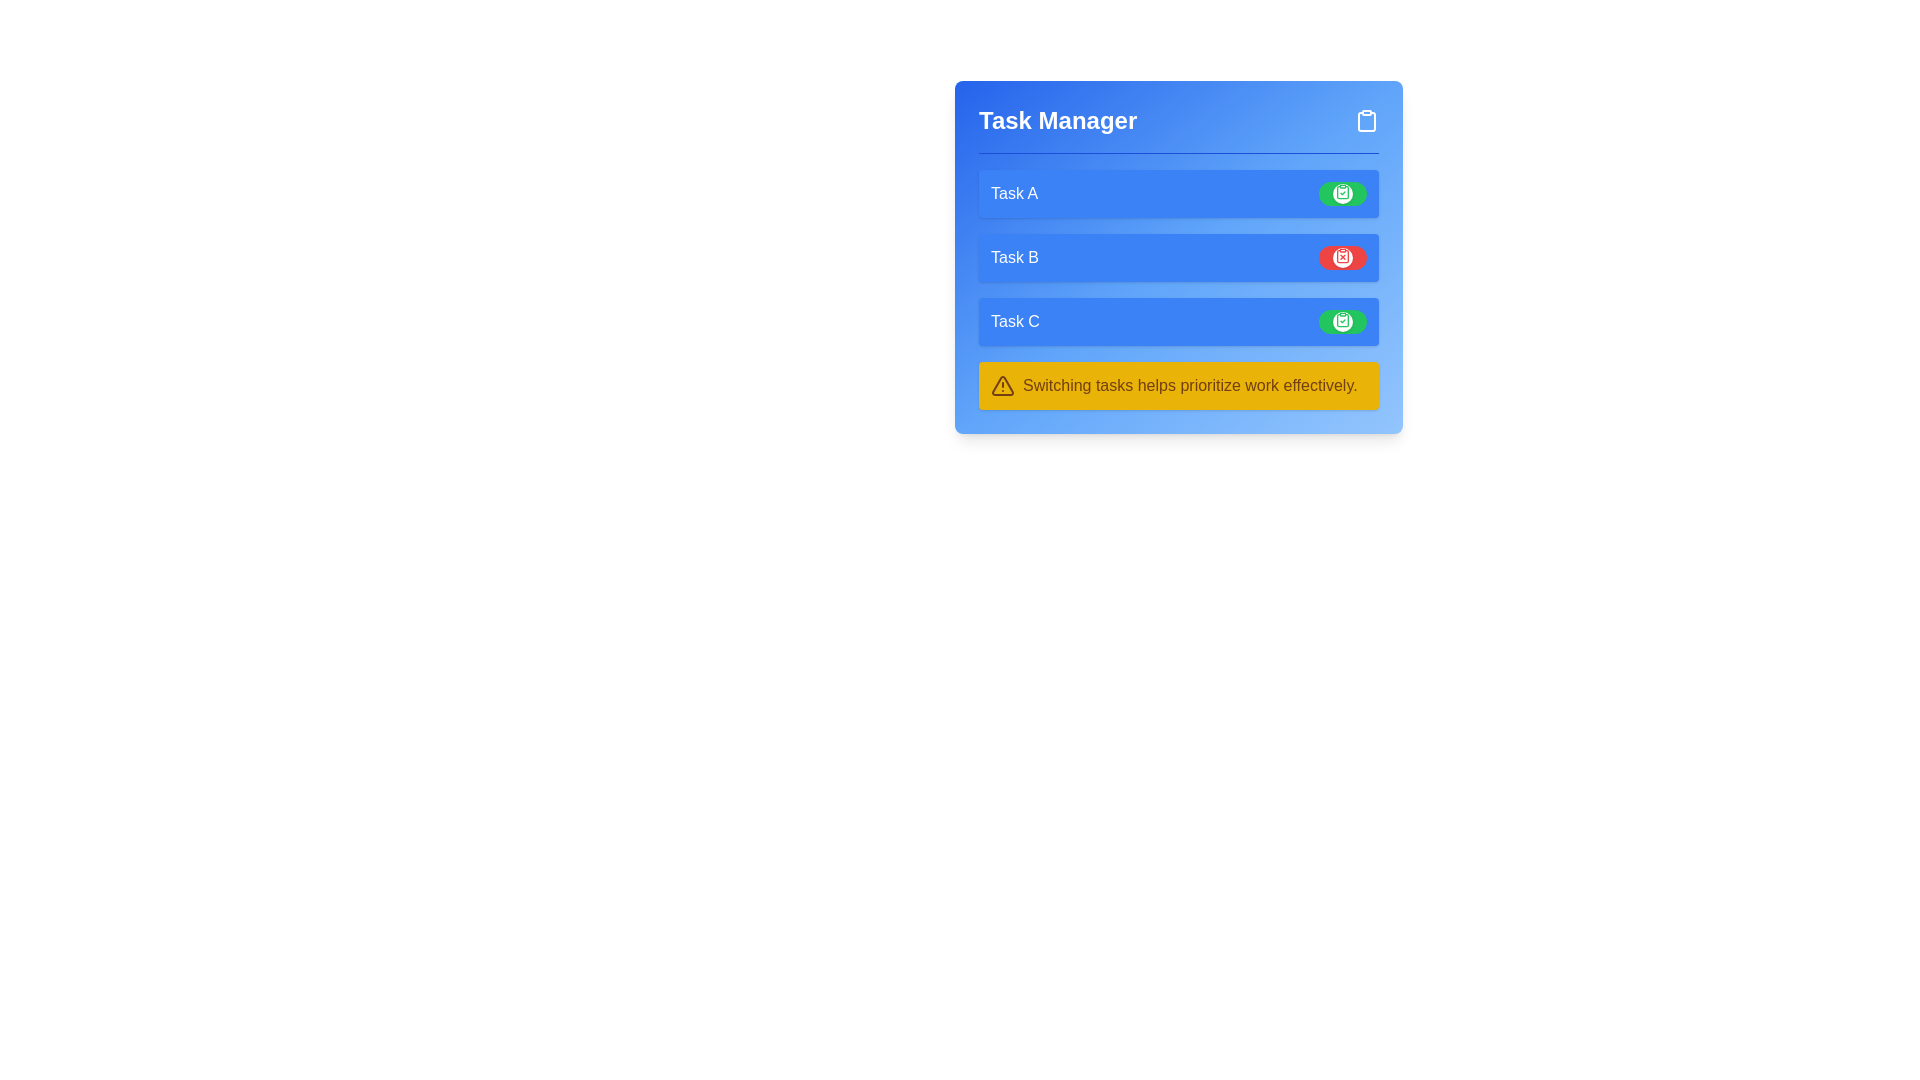  I want to click on the triangular warning icon located to the left of the 'Switching tasks helps prioritize work effectively.' message in the lower region of the interface, so click(1003, 385).